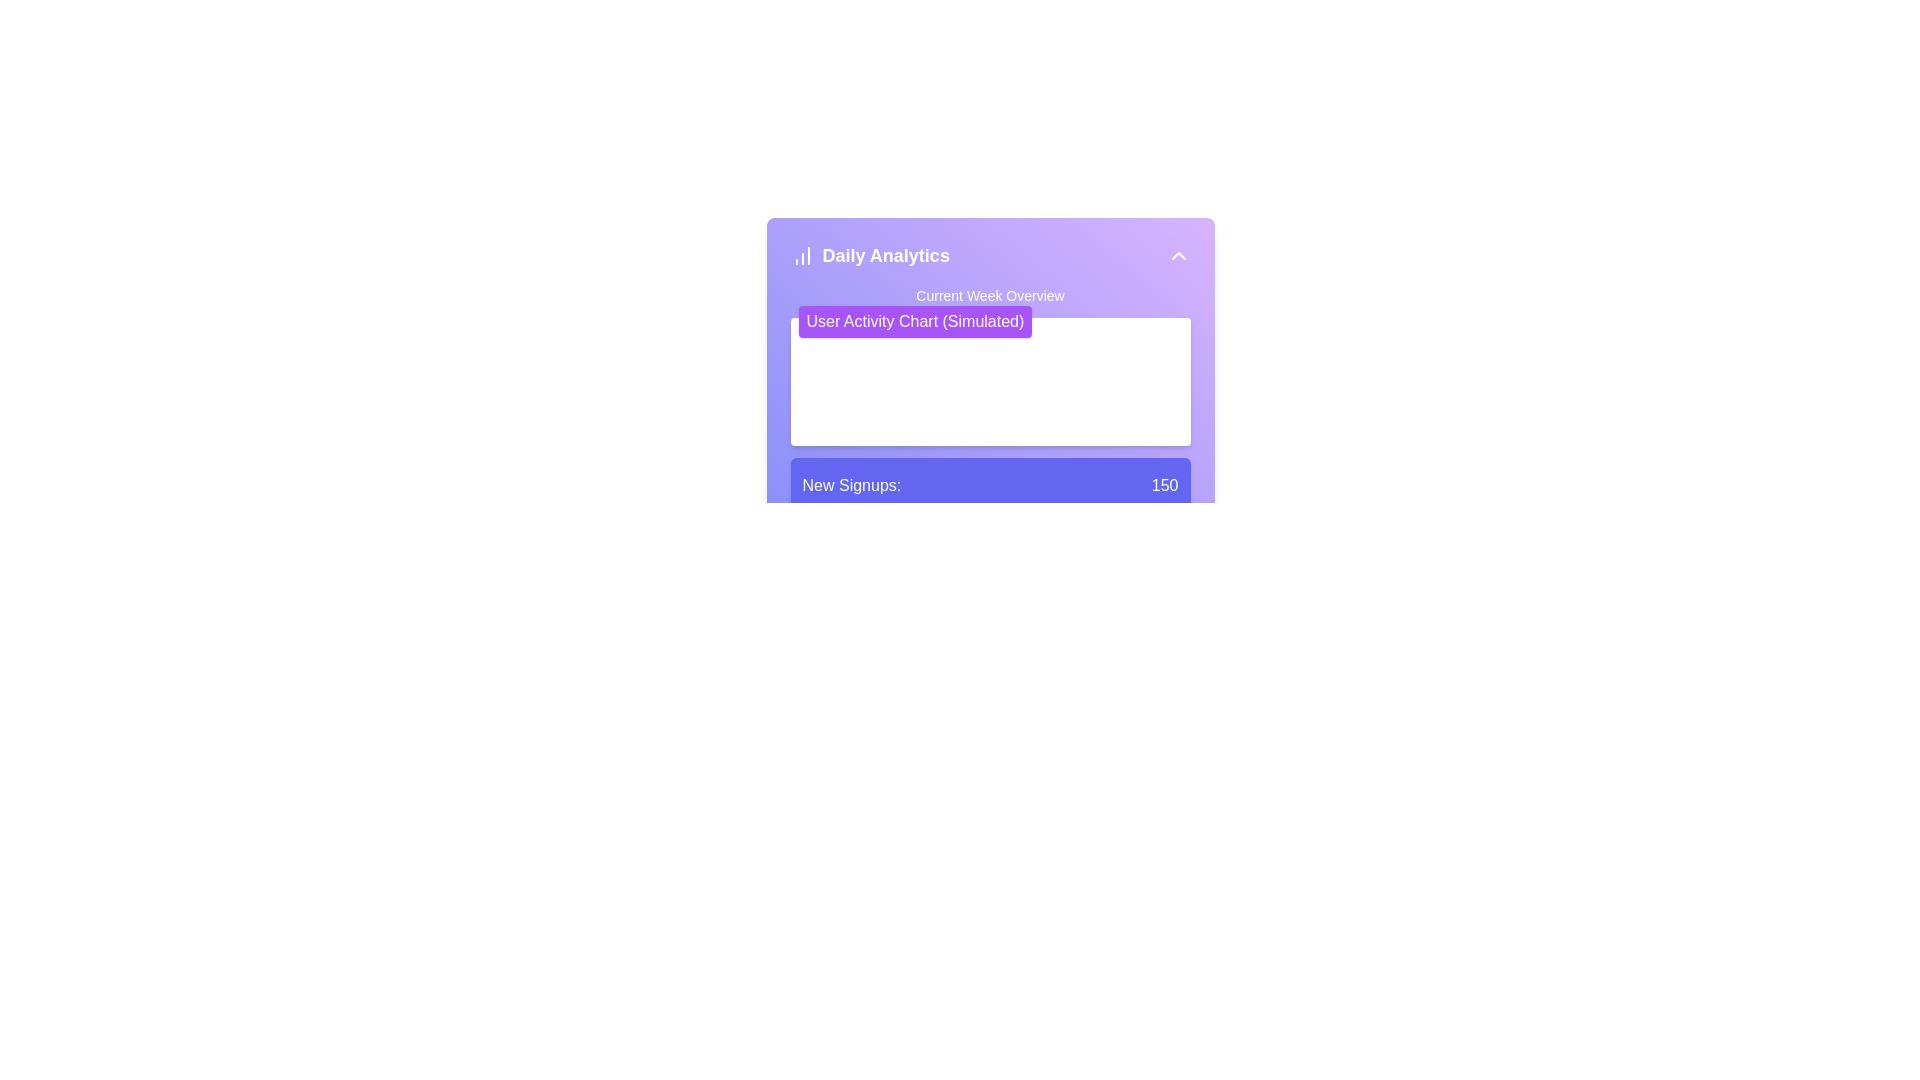 The height and width of the screenshot is (1080, 1920). What do you see at coordinates (914, 320) in the screenshot?
I see `the label or badge indicating user activity visualization within the 'Daily Analytics' card, located at the upper-left part inside the card, slightly overlapping its border` at bounding box center [914, 320].